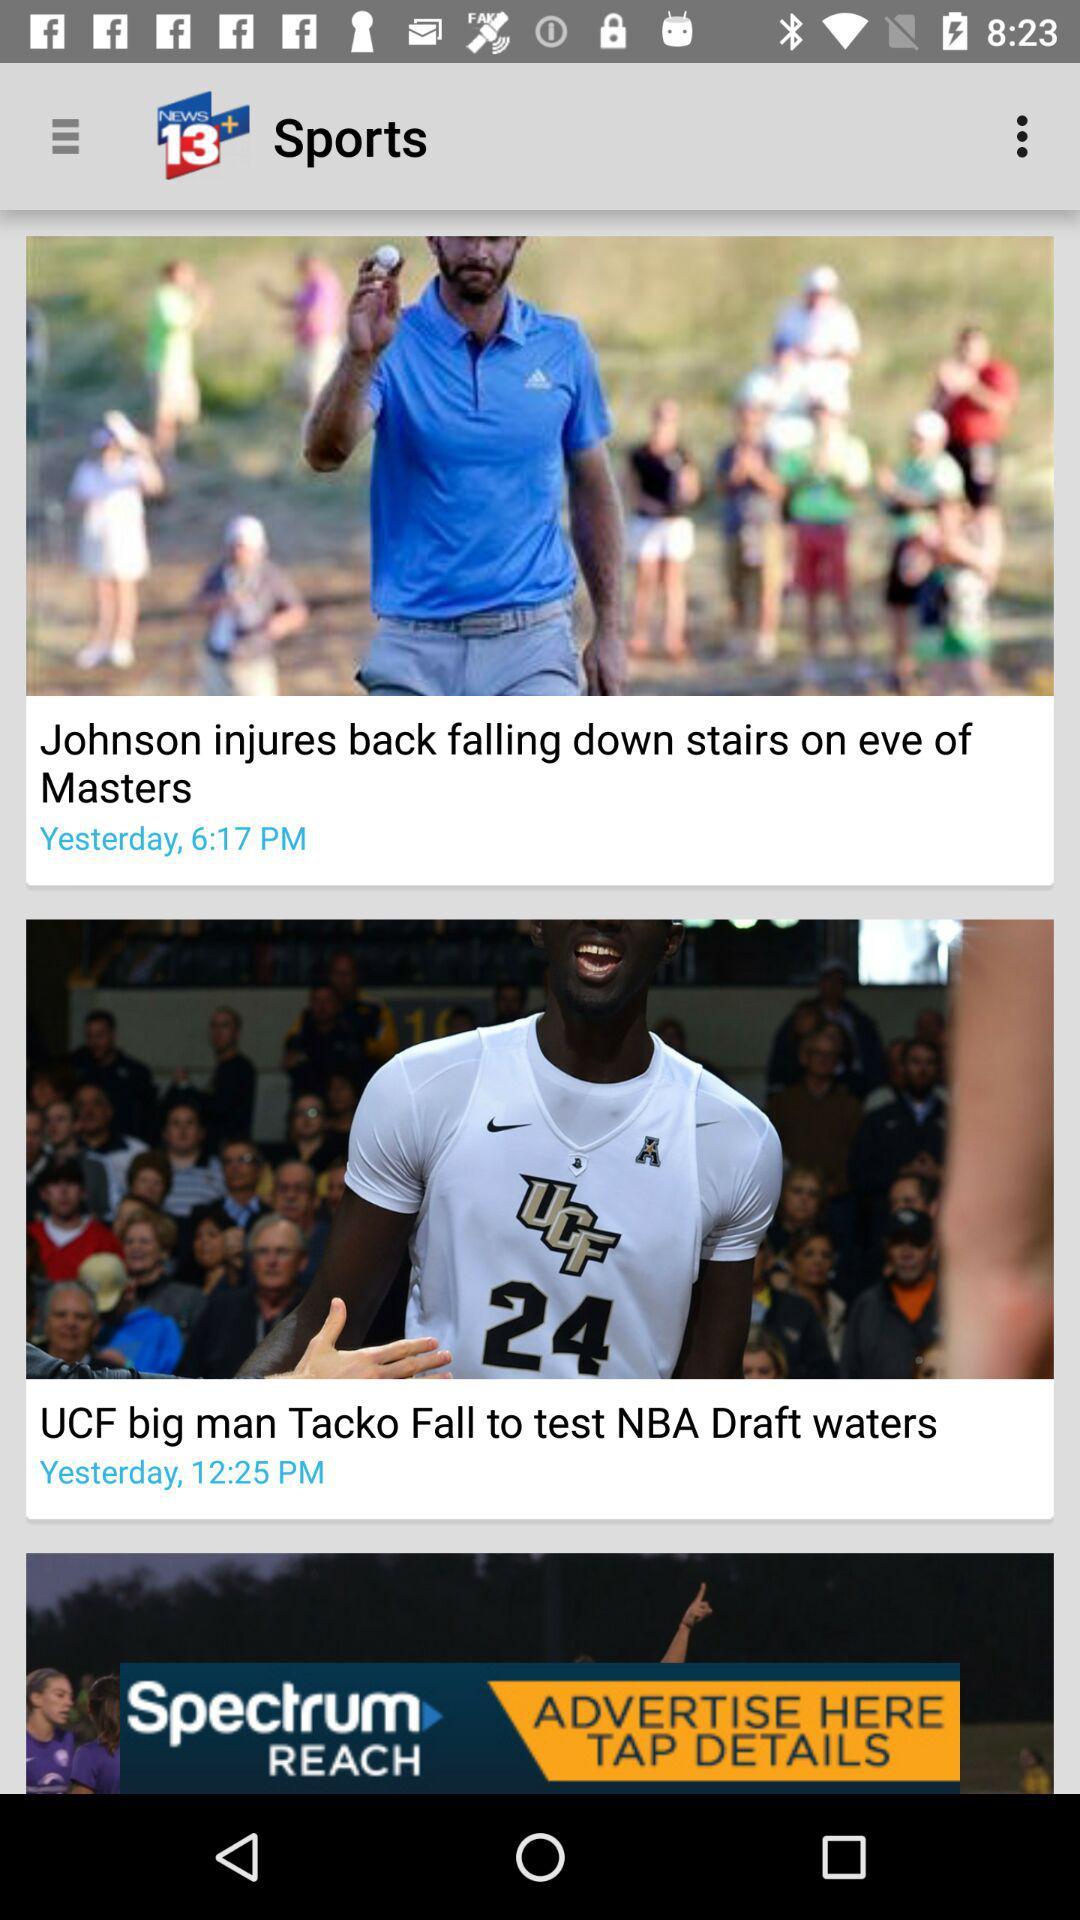 The image size is (1080, 1920). Describe the element at coordinates (540, 1727) in the screenshot. I see `advertising pop up banner` at that location.